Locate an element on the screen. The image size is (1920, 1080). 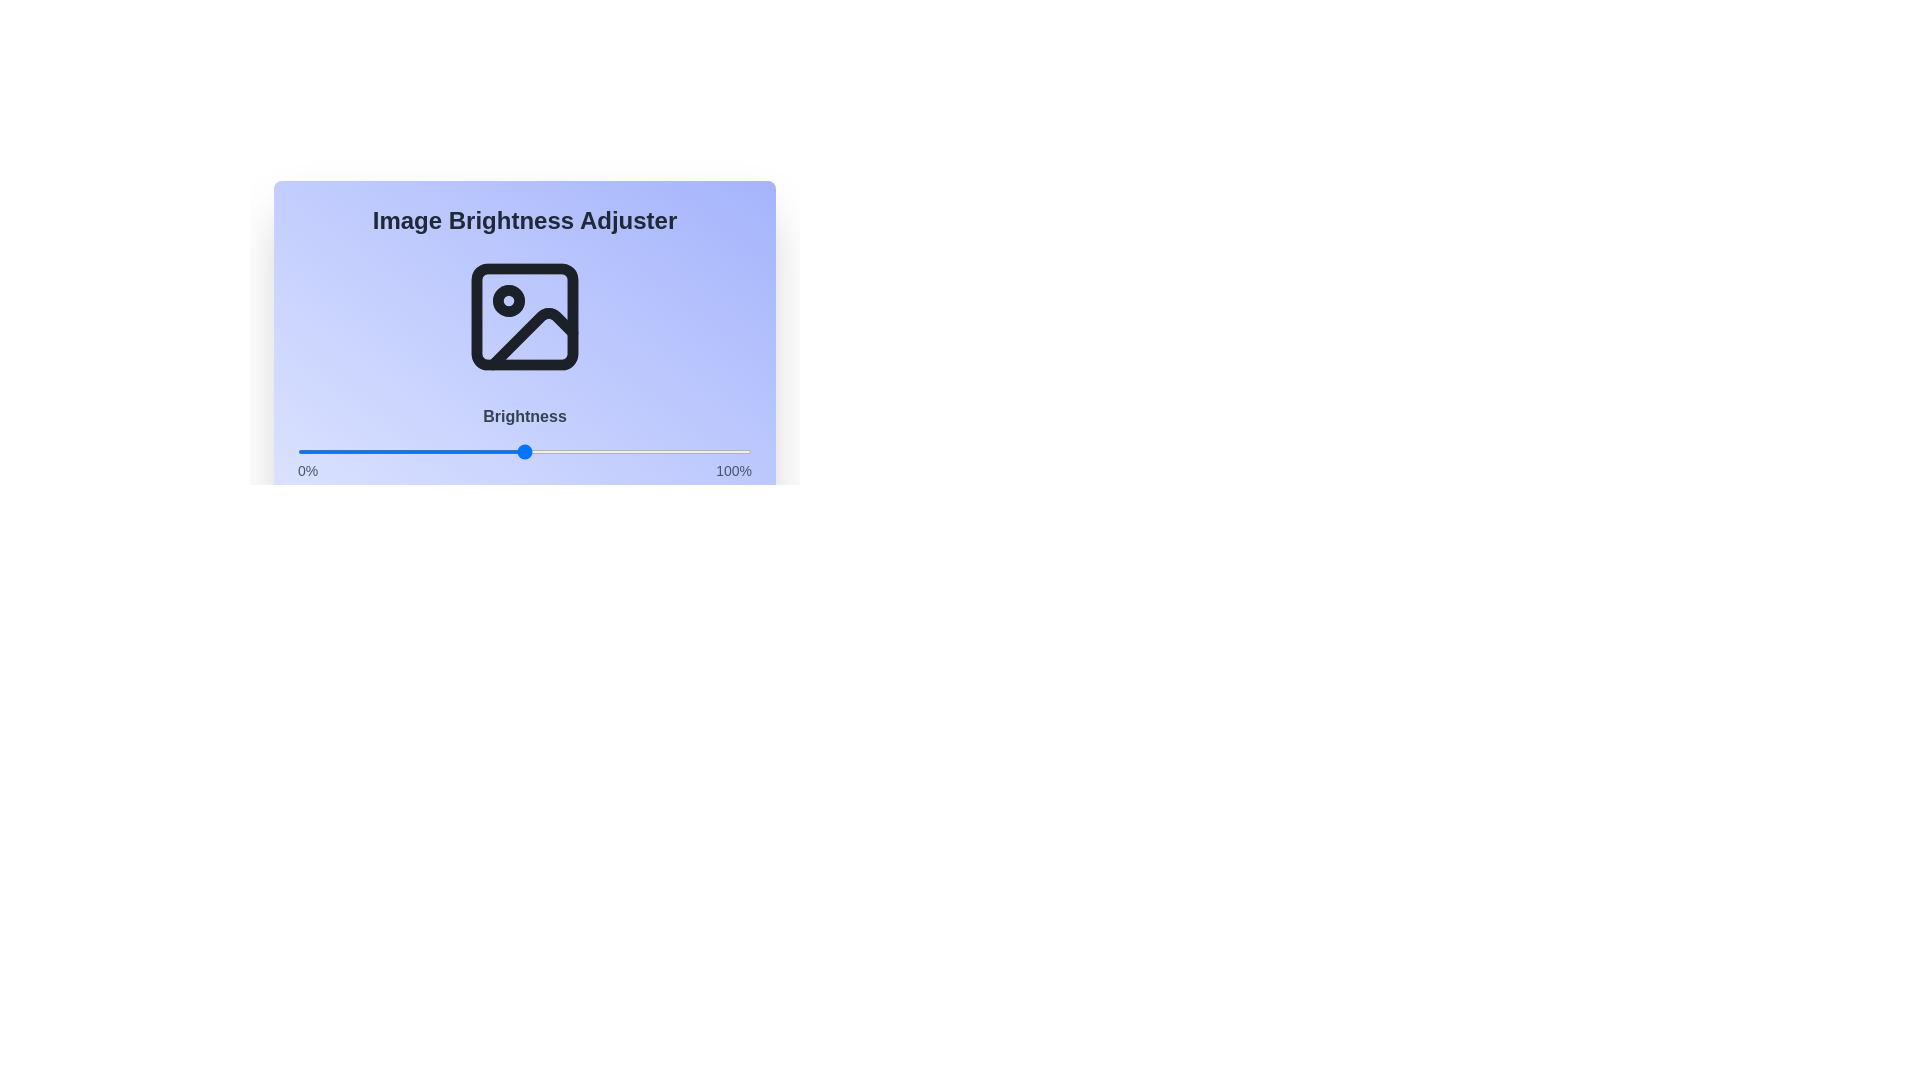
the brightness slider to 35% is located at coordinates (455, 451).